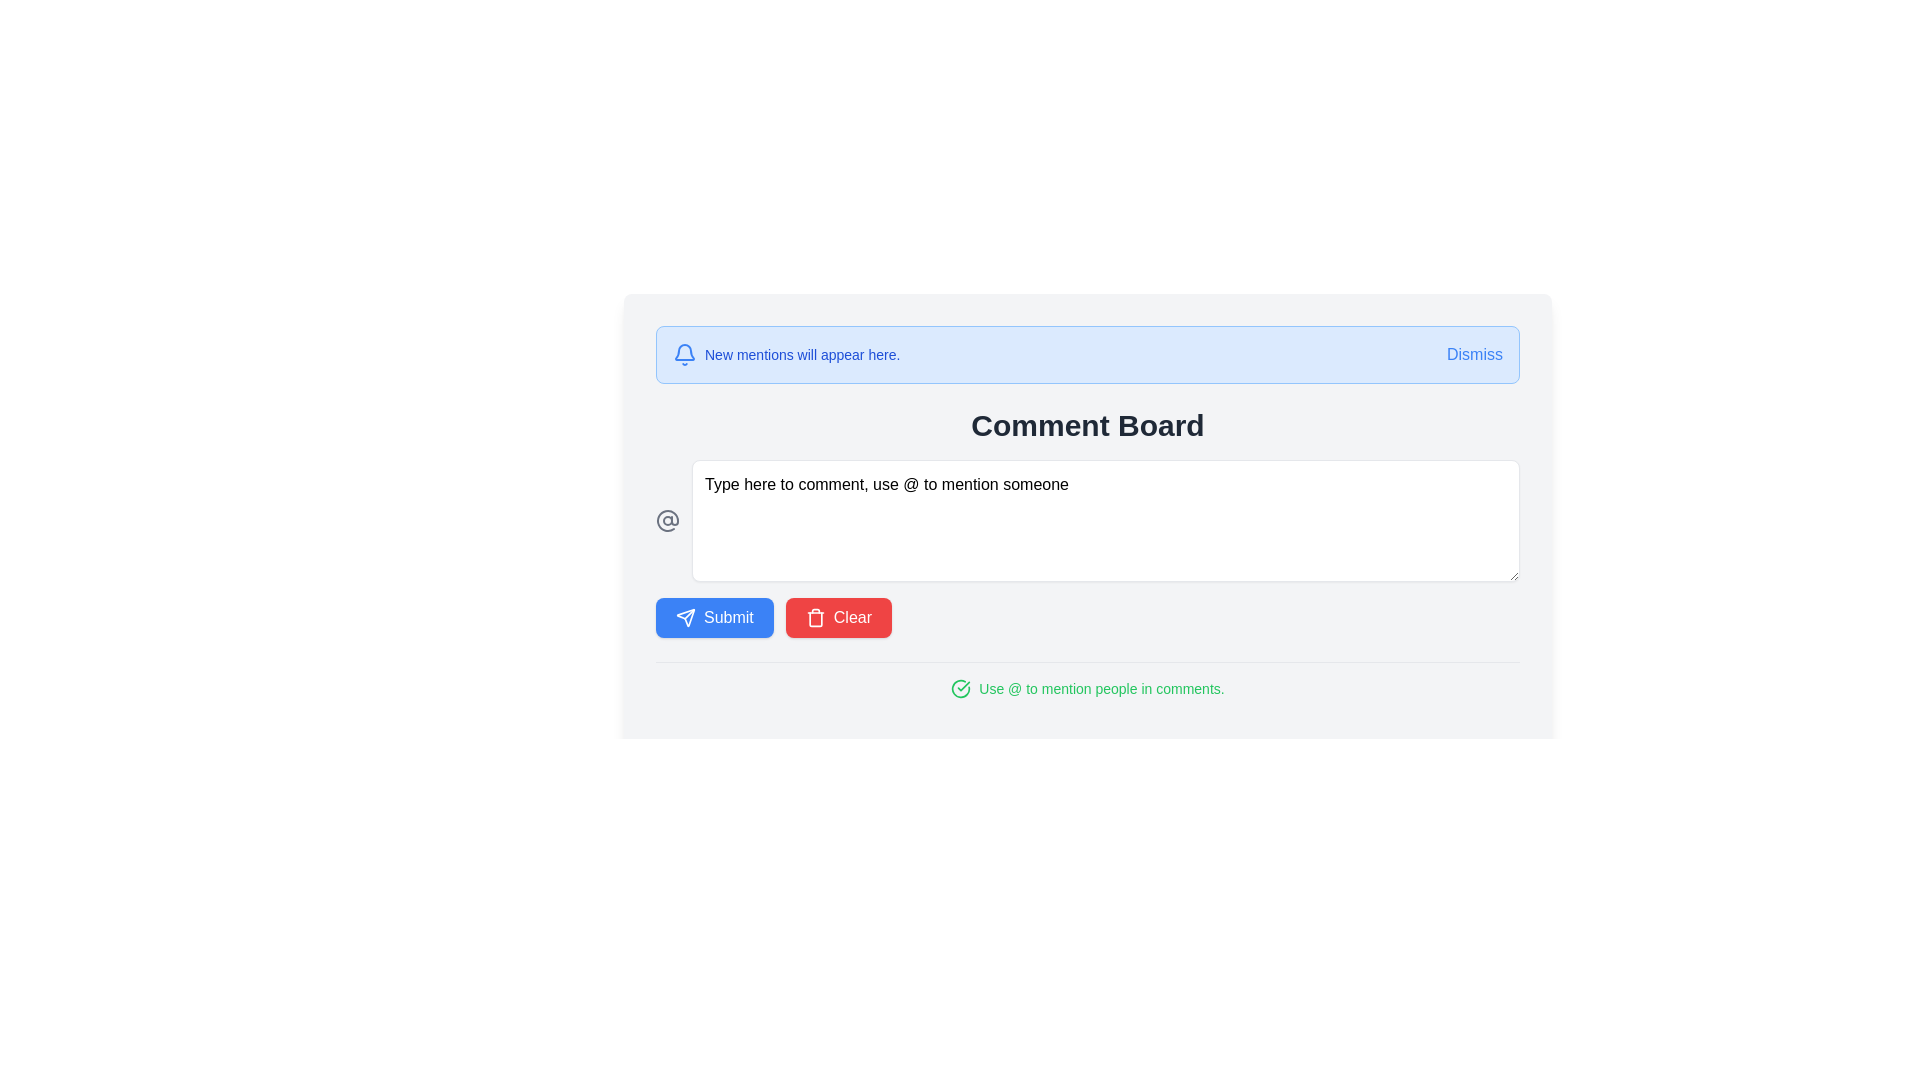 This screenshot has width=1920, height=1080. What do you see at coordinates (686, 616) in the screenshot?
I see `the 'send' or 'submit' icon which is located on the left side of the 'Submit' button to initiate the submit action` at bounding box center [686, 616].